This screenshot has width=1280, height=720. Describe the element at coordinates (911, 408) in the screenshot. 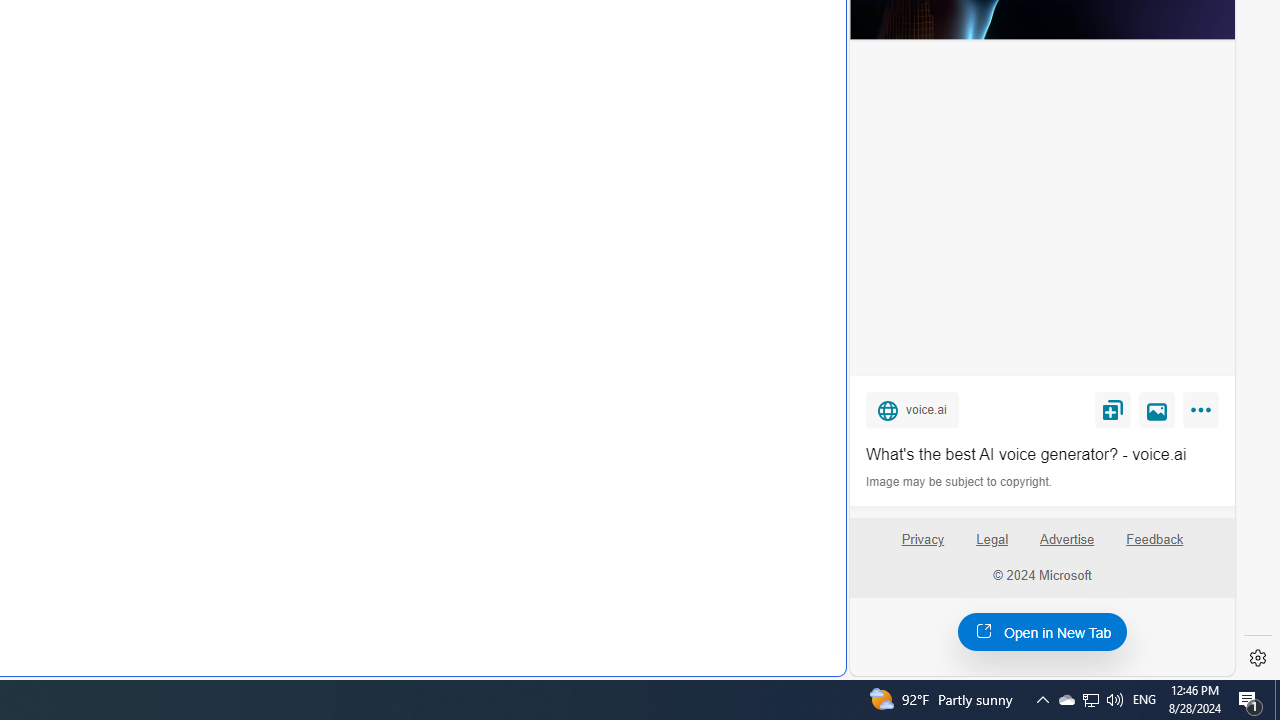

I see `'voice.ai'` at that location.